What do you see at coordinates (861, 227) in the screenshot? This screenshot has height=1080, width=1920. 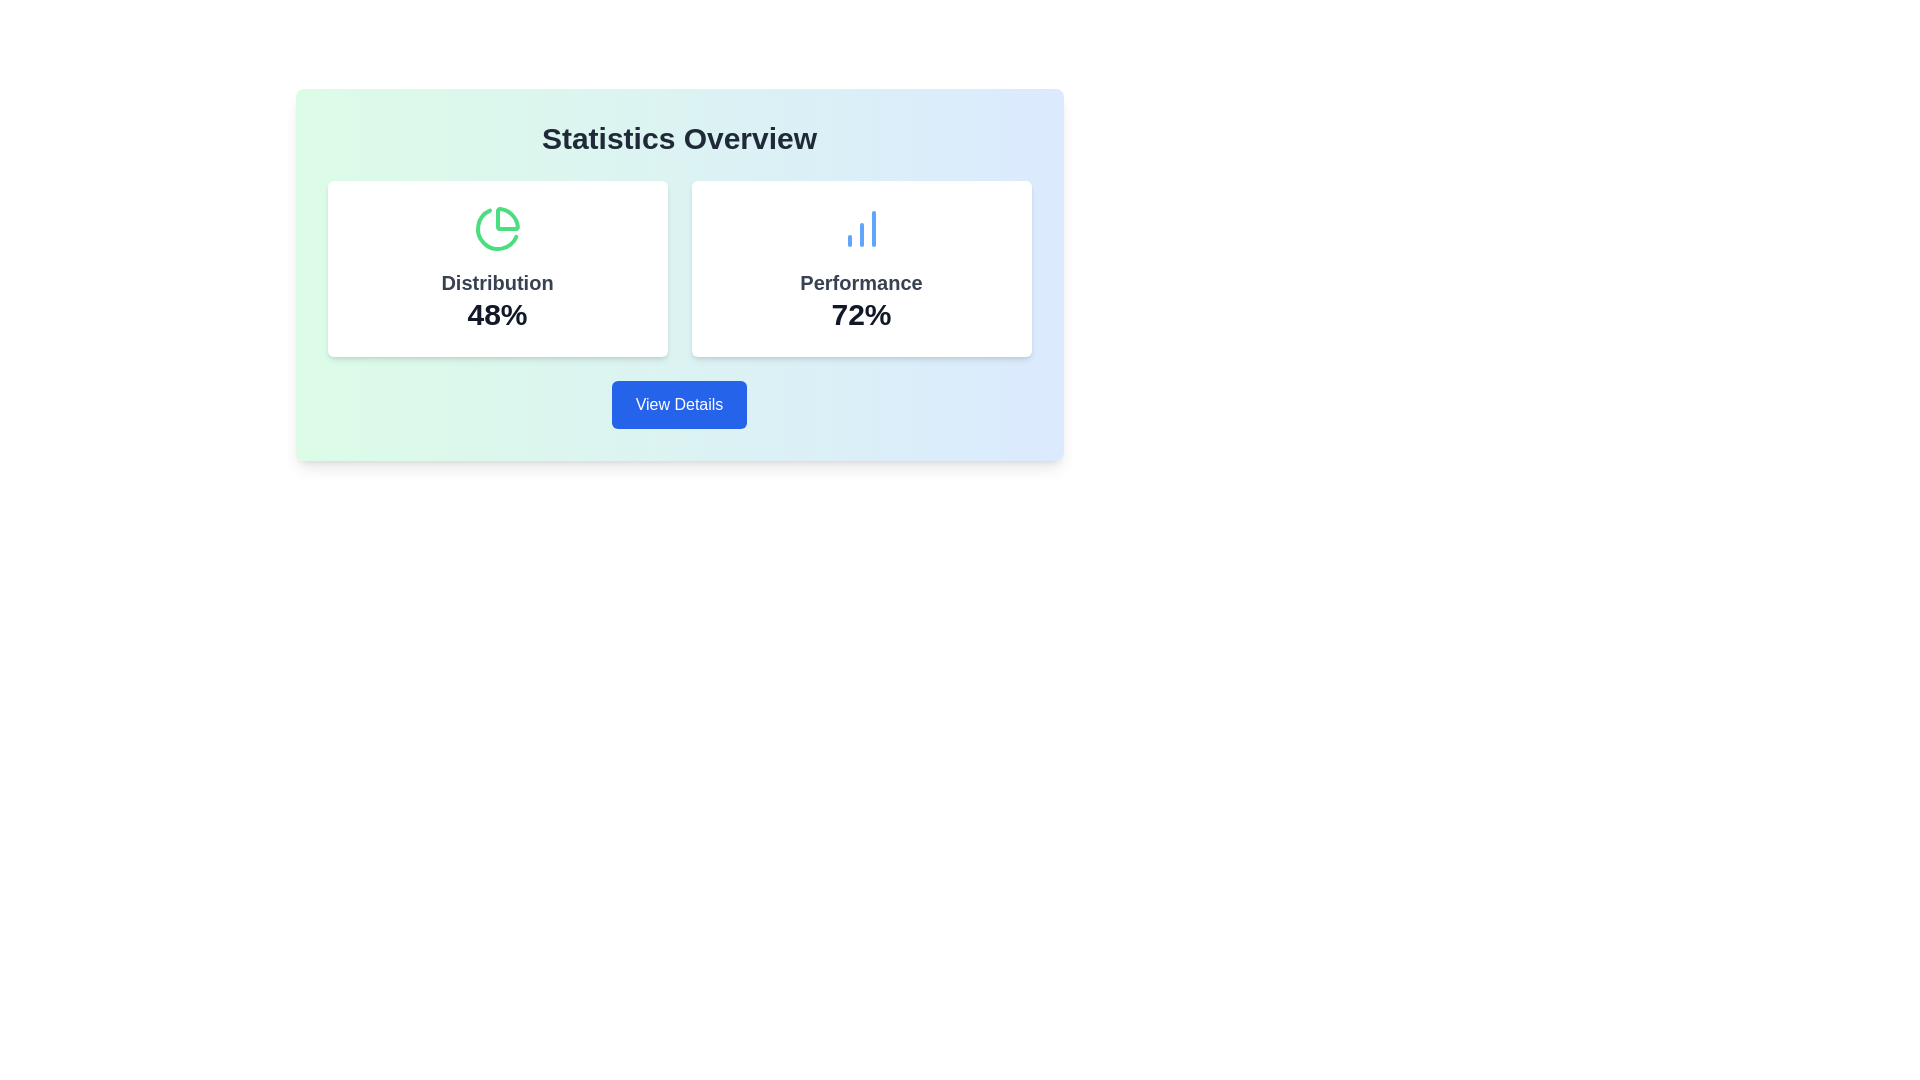 I see `the details of the icon that visually represents performance metrics in the 'Performance 72%' card, which is positioned at the center top above the text 'Performance' and '72%'` at bounding box center [861, 227].